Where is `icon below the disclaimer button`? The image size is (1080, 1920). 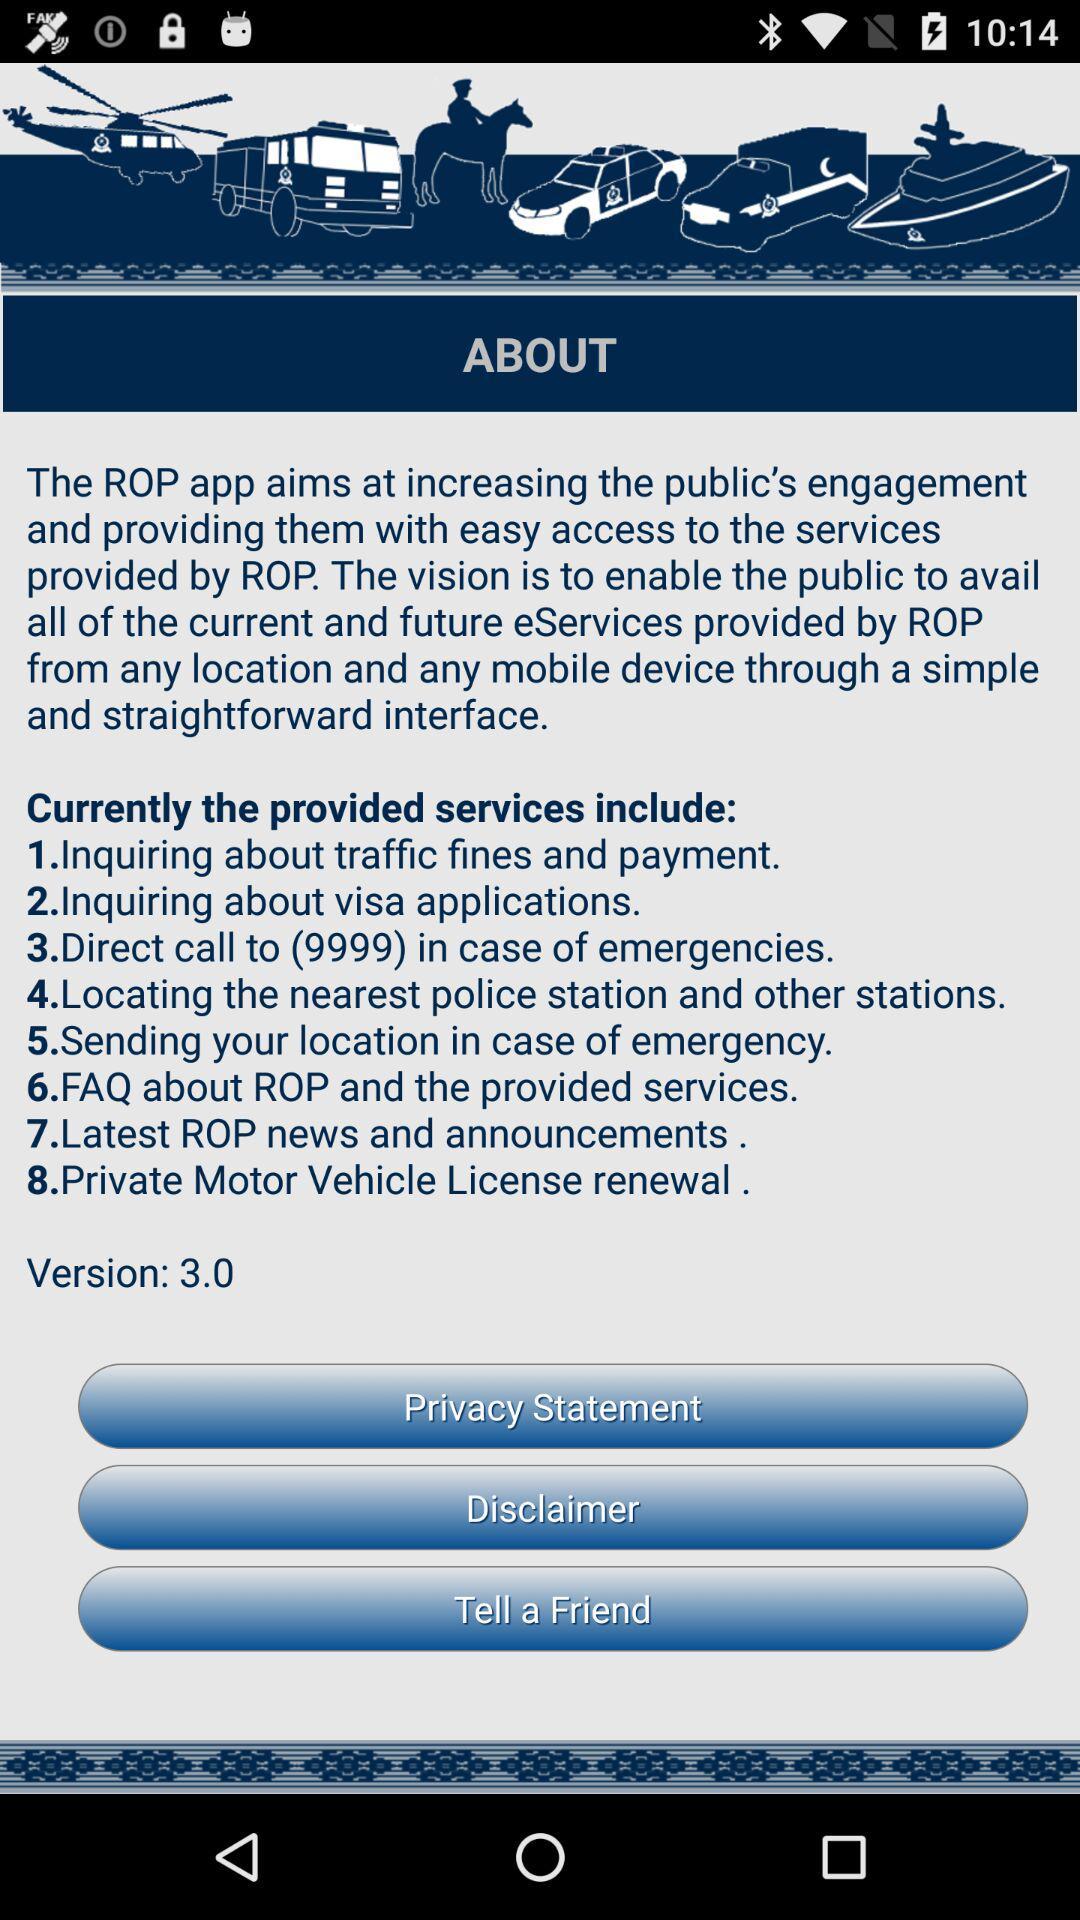 icon below the disclaimer button is located at coordinates (553, 1608).